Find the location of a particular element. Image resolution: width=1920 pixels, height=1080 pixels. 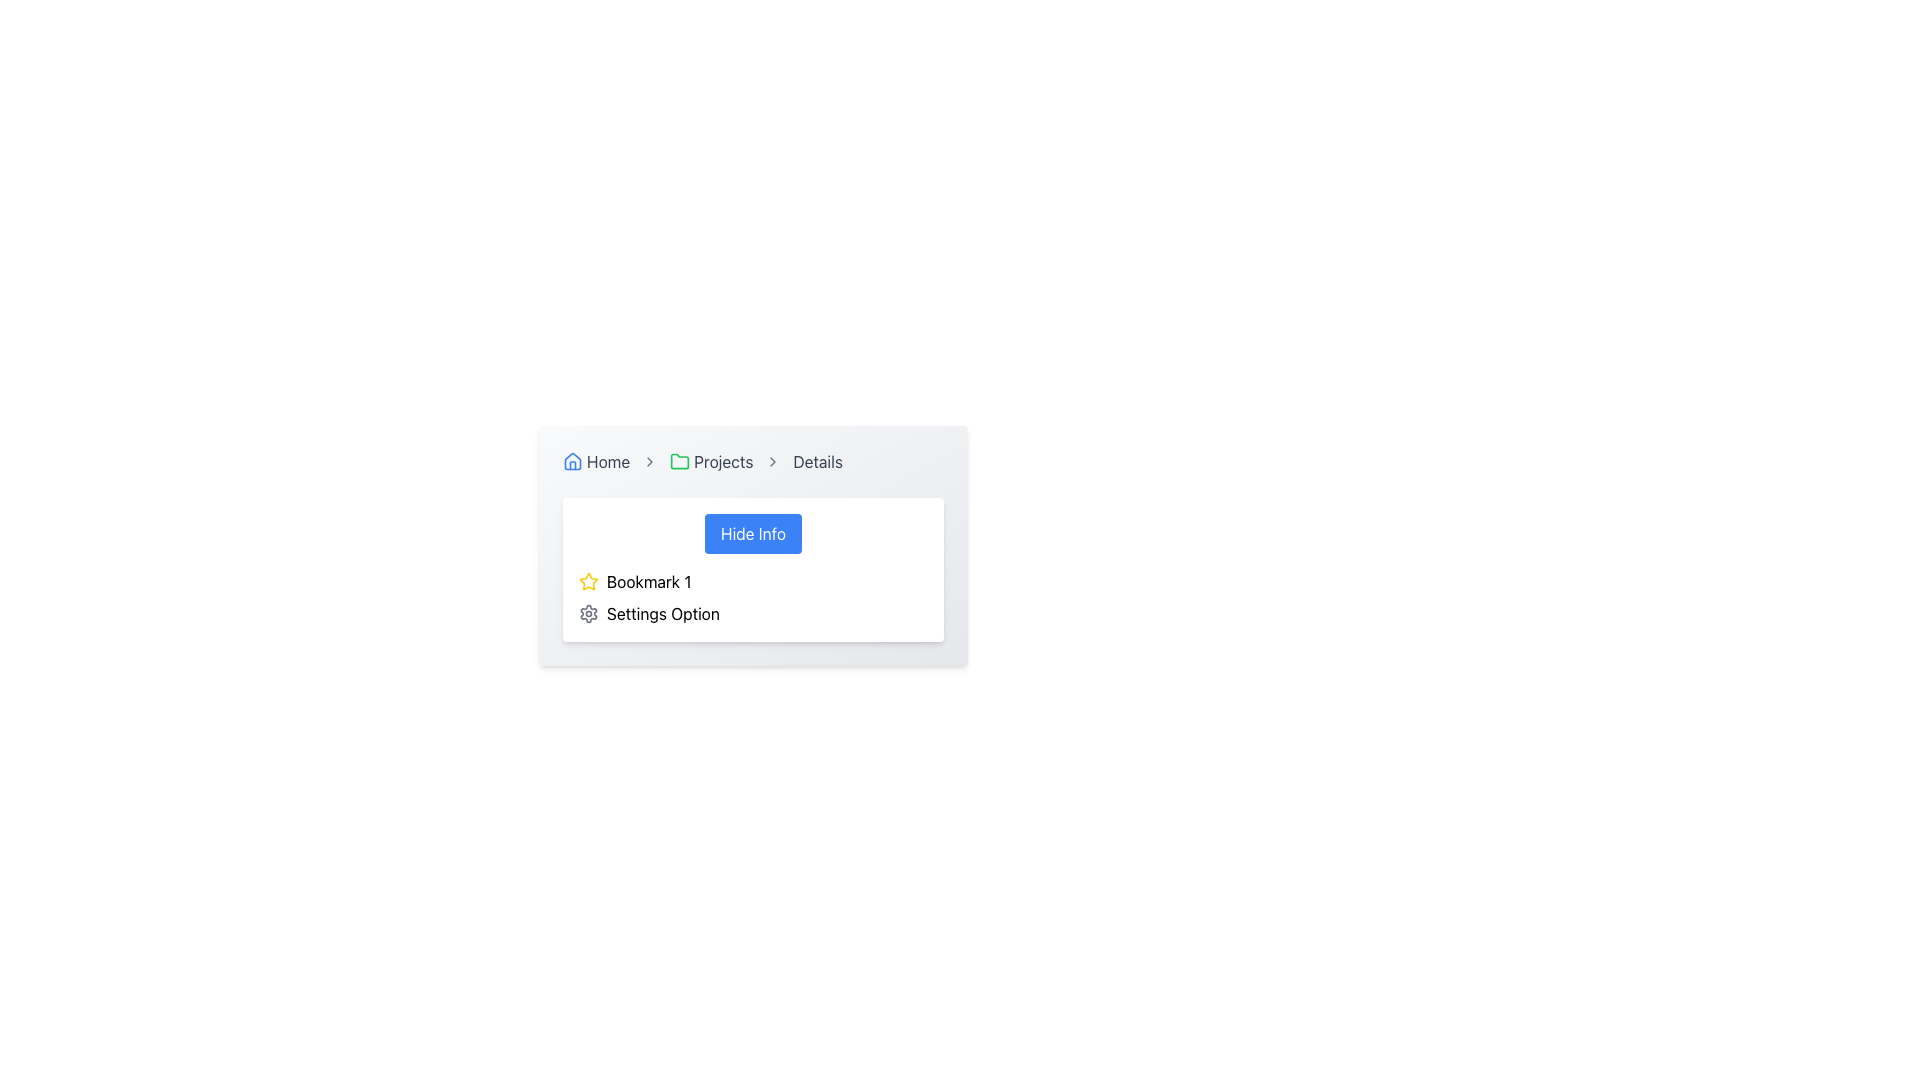

the gear icon located to the left of the 'Settings Option' text is located at coordinates (588, 612).